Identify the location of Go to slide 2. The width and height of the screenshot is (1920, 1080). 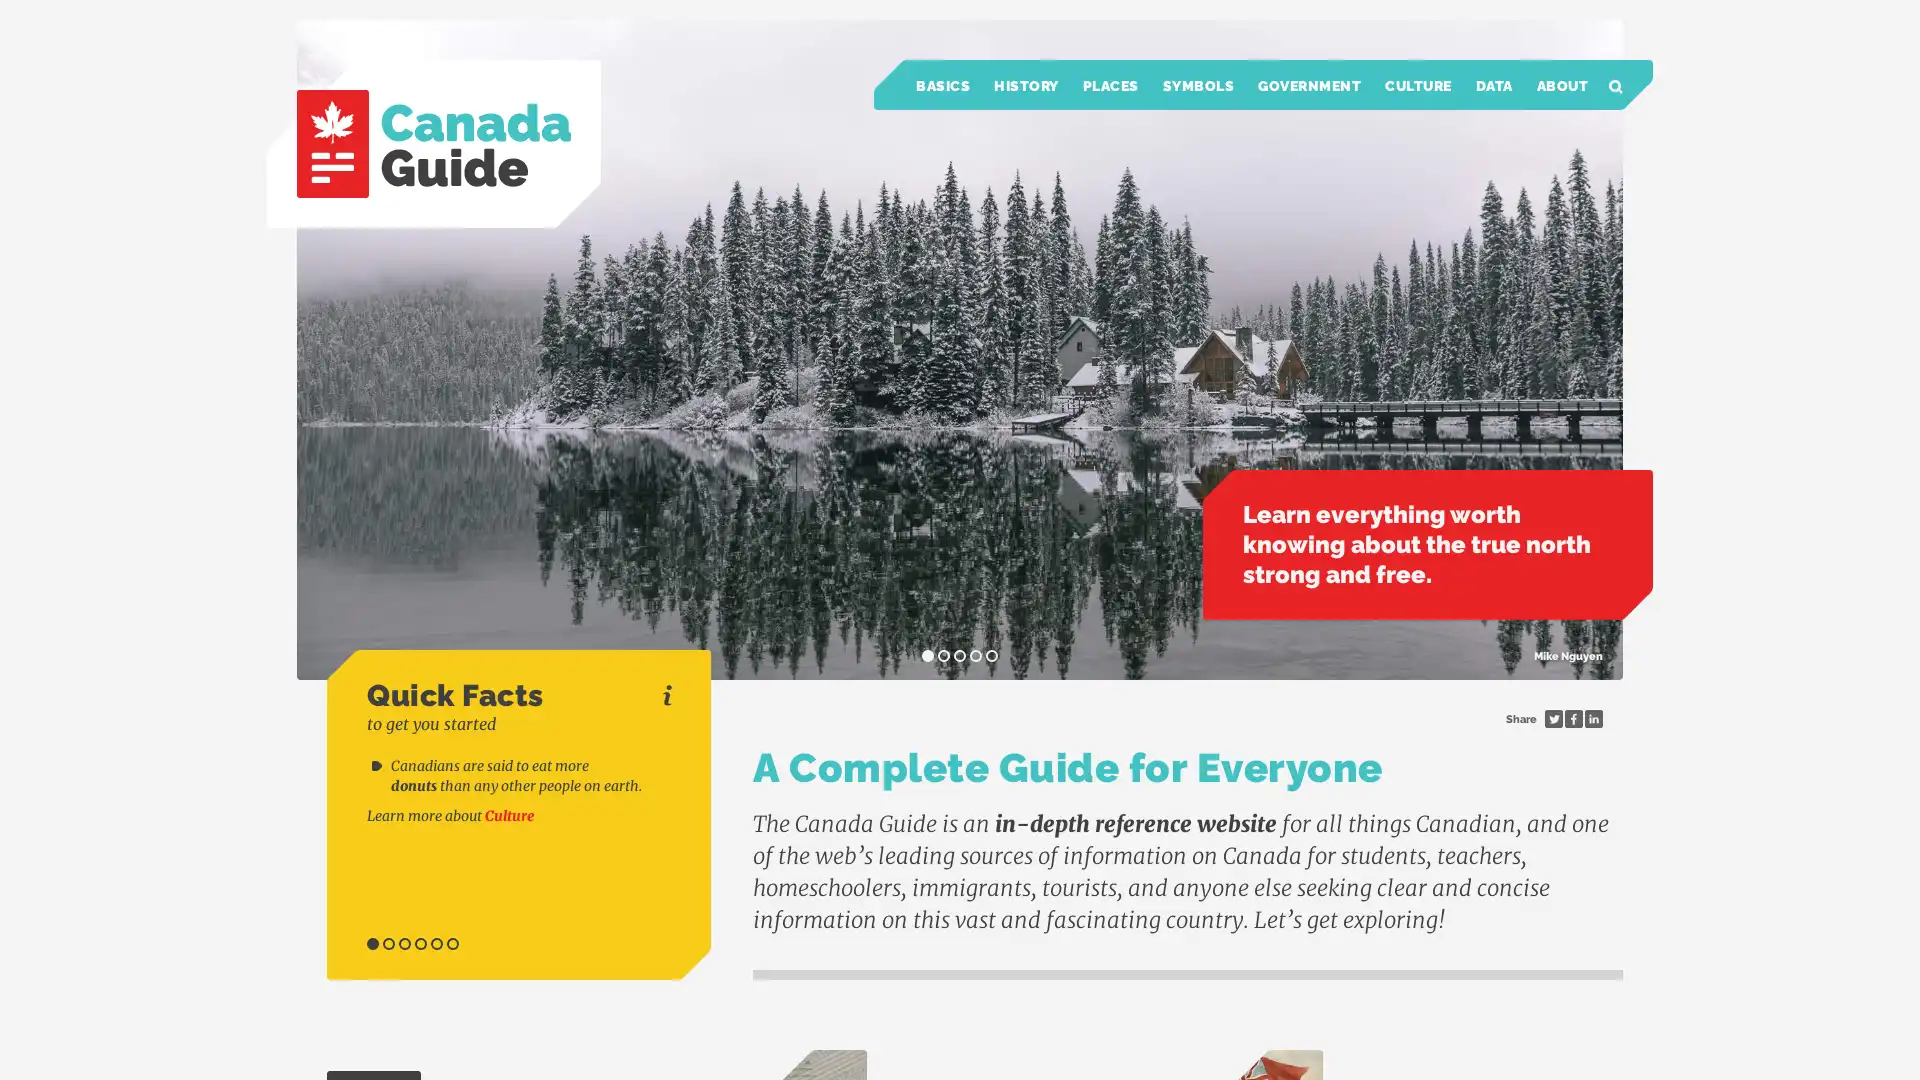
(943, 655).